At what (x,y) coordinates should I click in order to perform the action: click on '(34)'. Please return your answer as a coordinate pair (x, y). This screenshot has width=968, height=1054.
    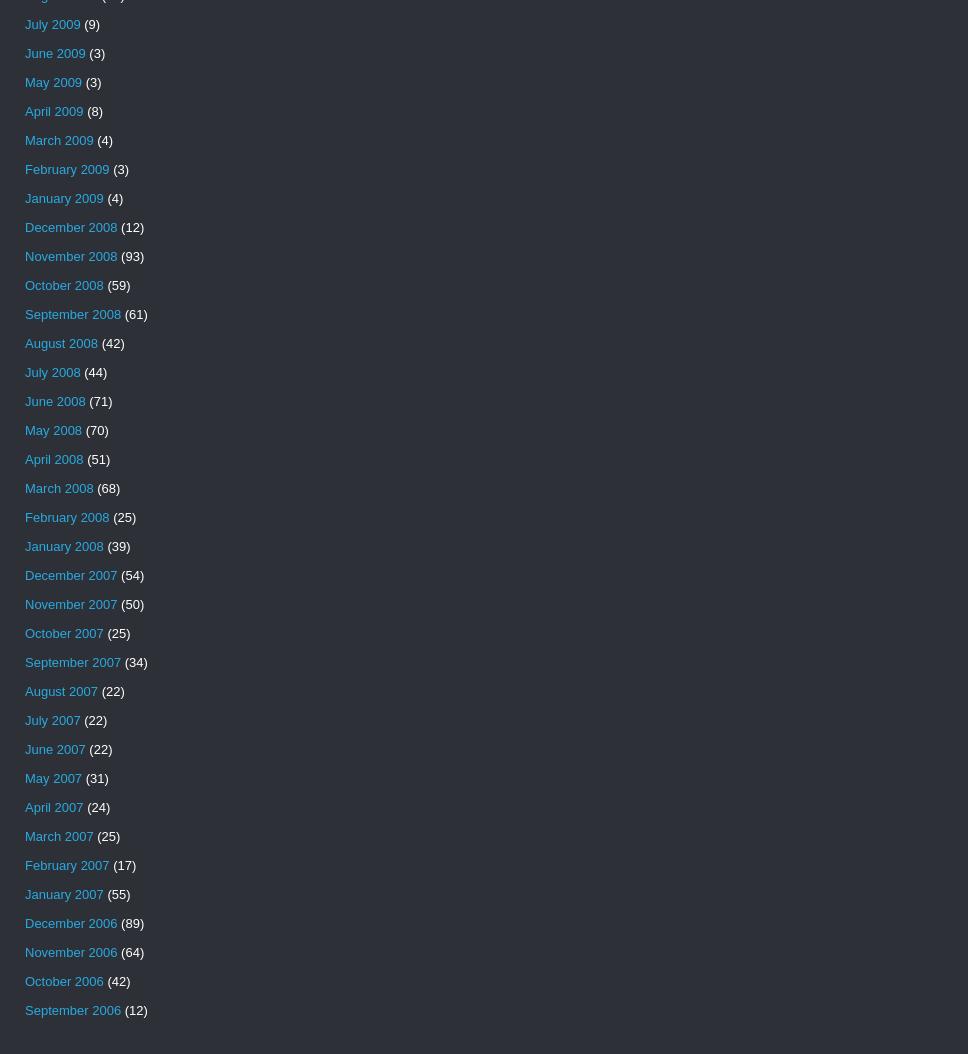
    Looking at the image, I should click on (132, 662).